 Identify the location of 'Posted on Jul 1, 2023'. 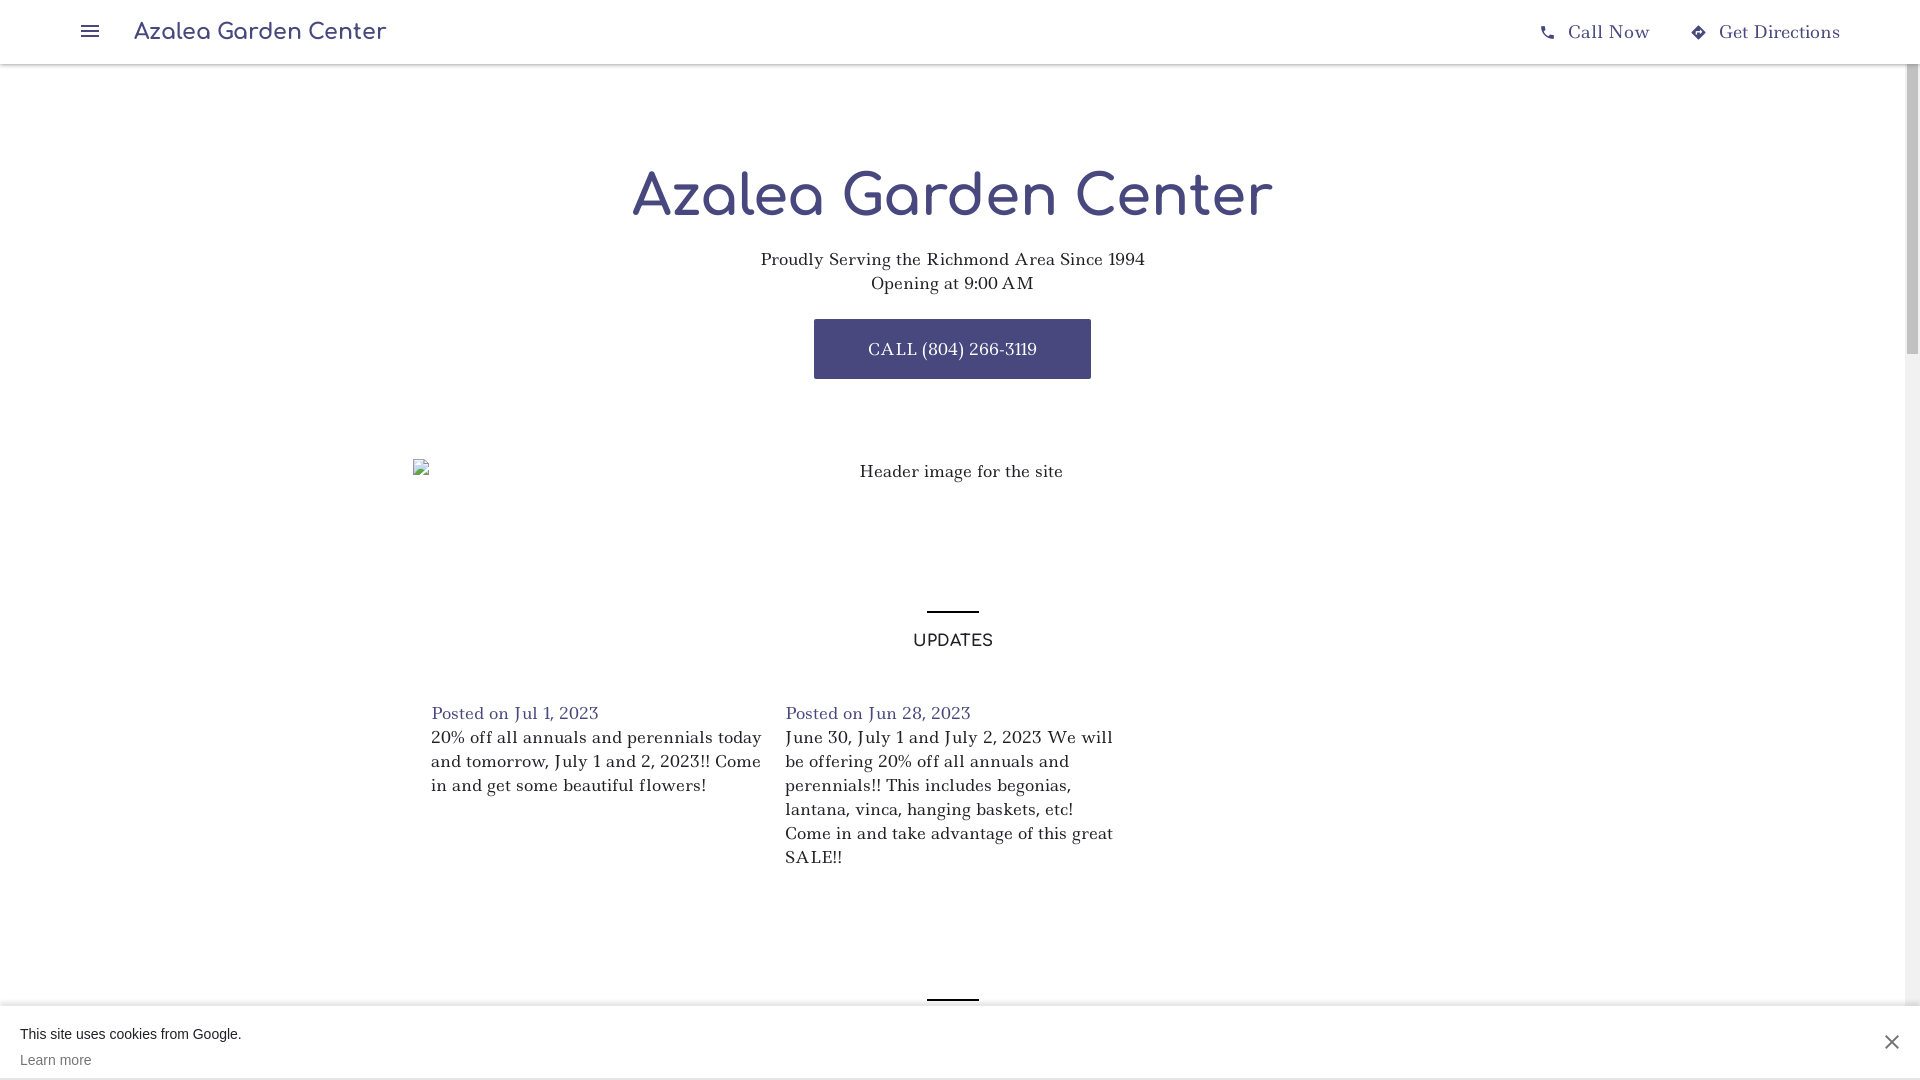
(513, 712).